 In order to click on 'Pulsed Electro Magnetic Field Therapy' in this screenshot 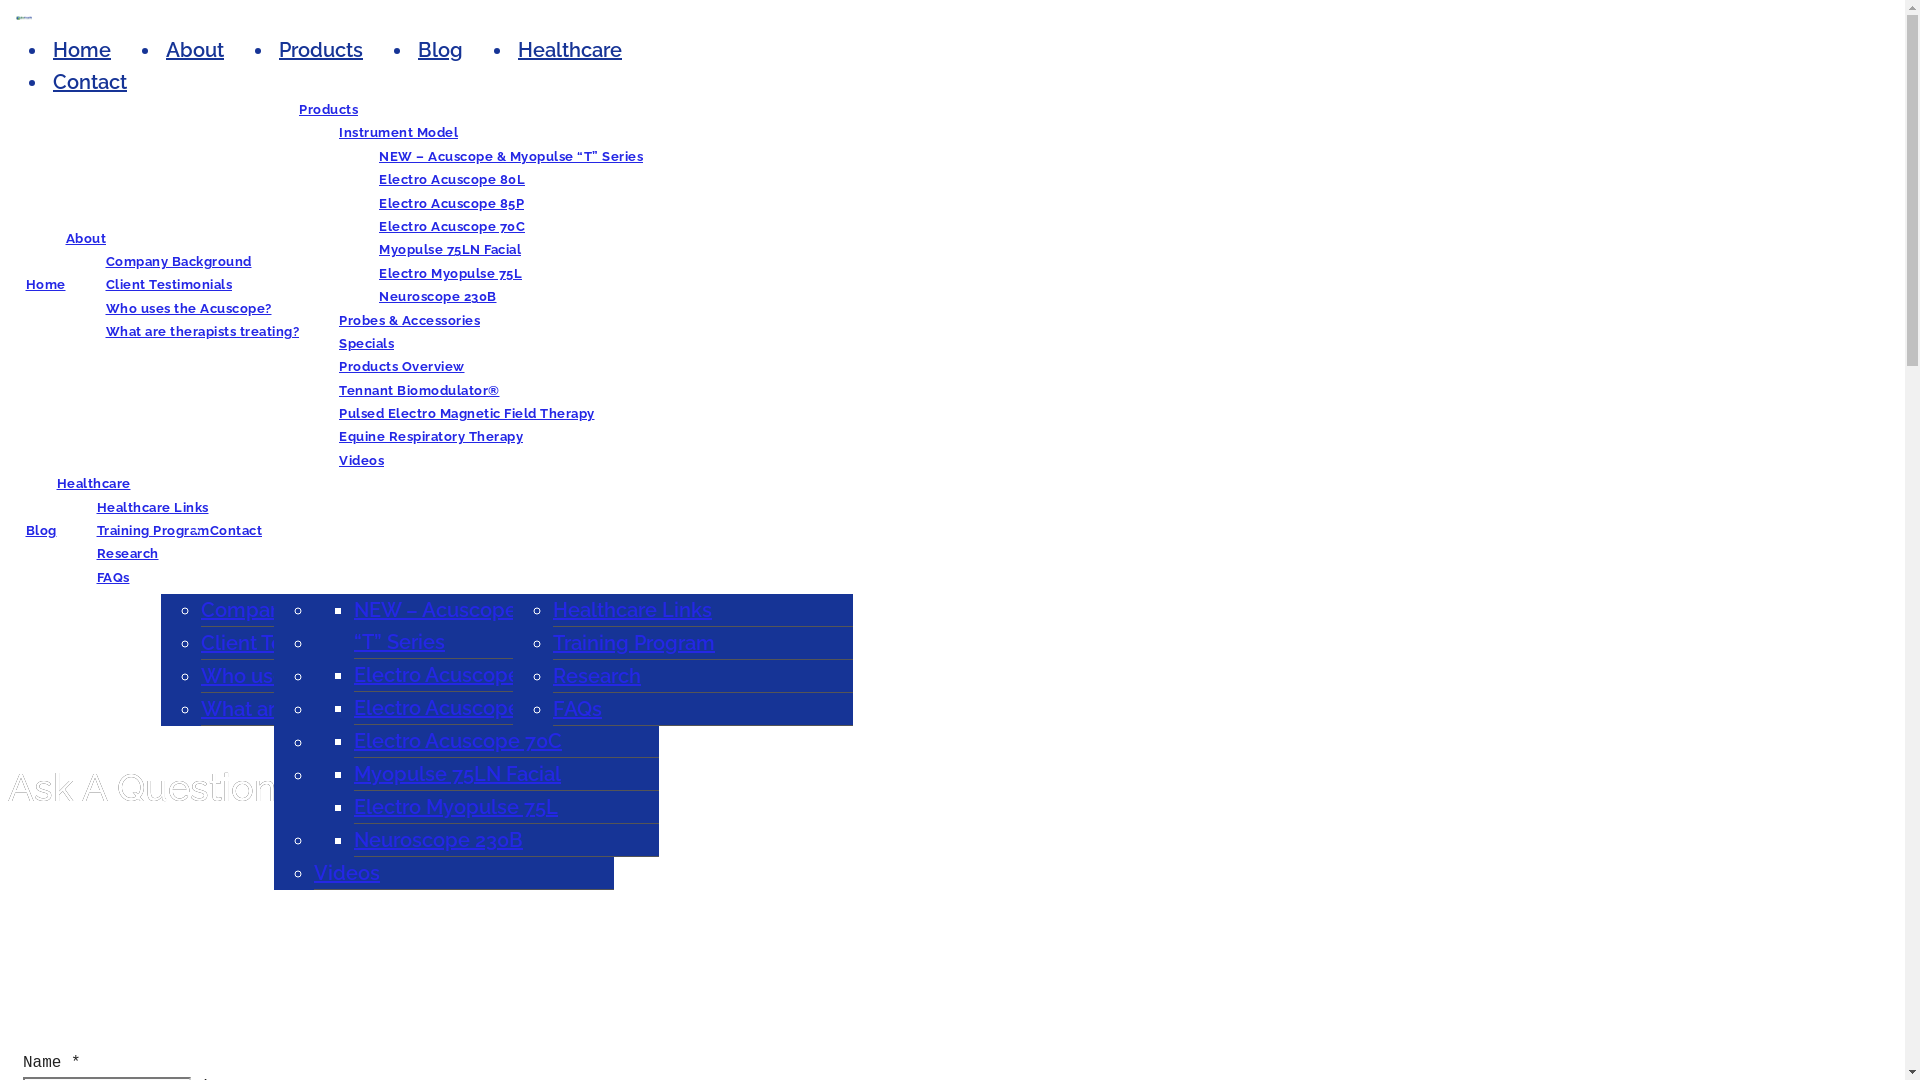, I will do `click(465, 412)`.